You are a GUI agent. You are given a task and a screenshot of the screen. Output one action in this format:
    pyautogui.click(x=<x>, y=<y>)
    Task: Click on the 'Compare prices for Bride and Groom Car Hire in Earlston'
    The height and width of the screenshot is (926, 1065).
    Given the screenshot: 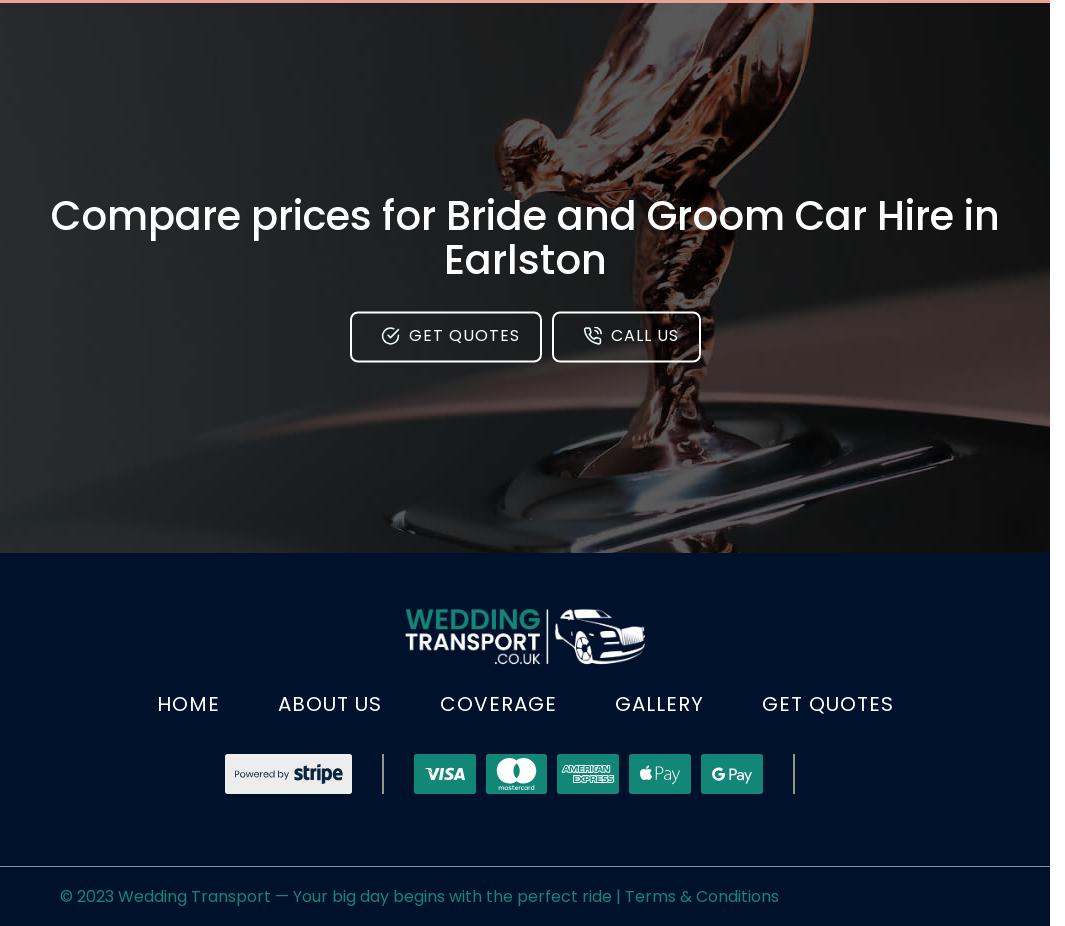 What is the action you would take?
    pyautogui.click(x=48, y=236)
    